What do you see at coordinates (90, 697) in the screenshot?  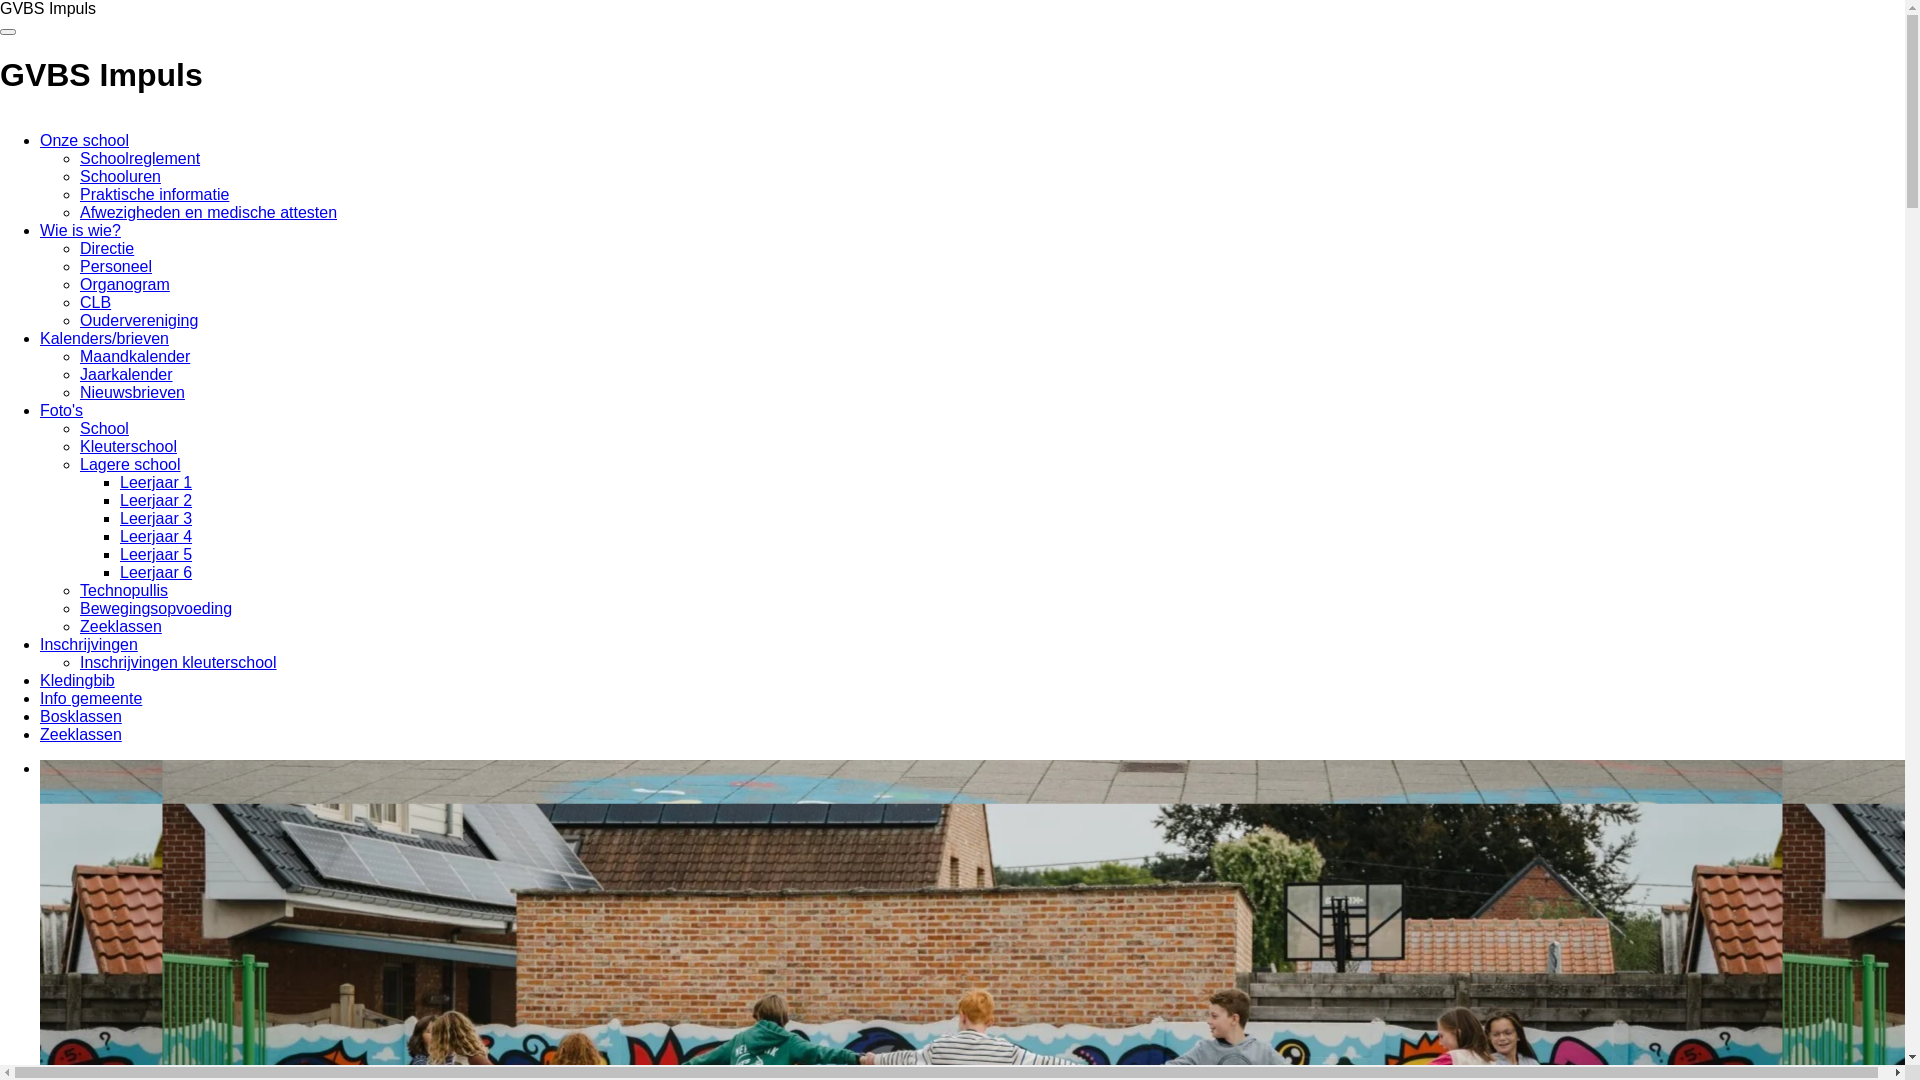 I see `'Info gemeente'` at bounding box center [90, 697].